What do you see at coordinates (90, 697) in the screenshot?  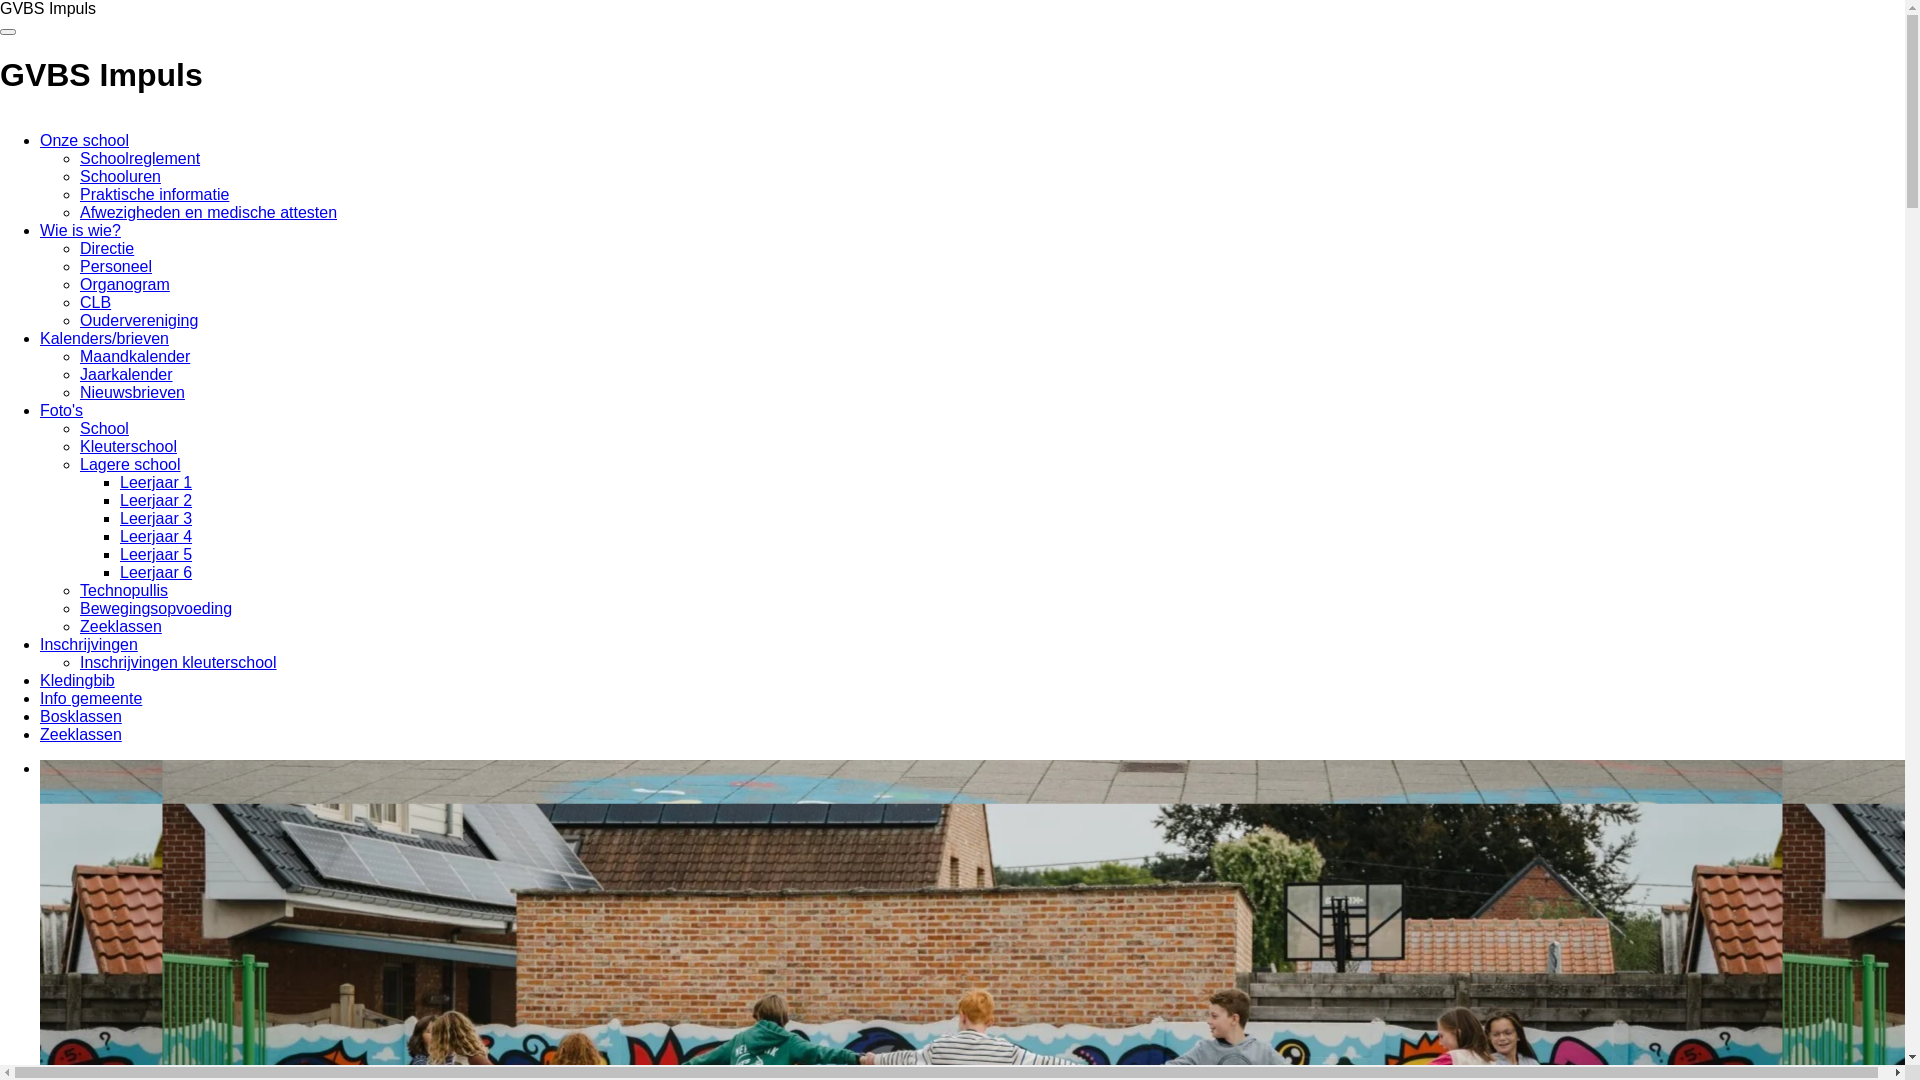 I see `'Info gemeente'` at bounding box center [90, 697].